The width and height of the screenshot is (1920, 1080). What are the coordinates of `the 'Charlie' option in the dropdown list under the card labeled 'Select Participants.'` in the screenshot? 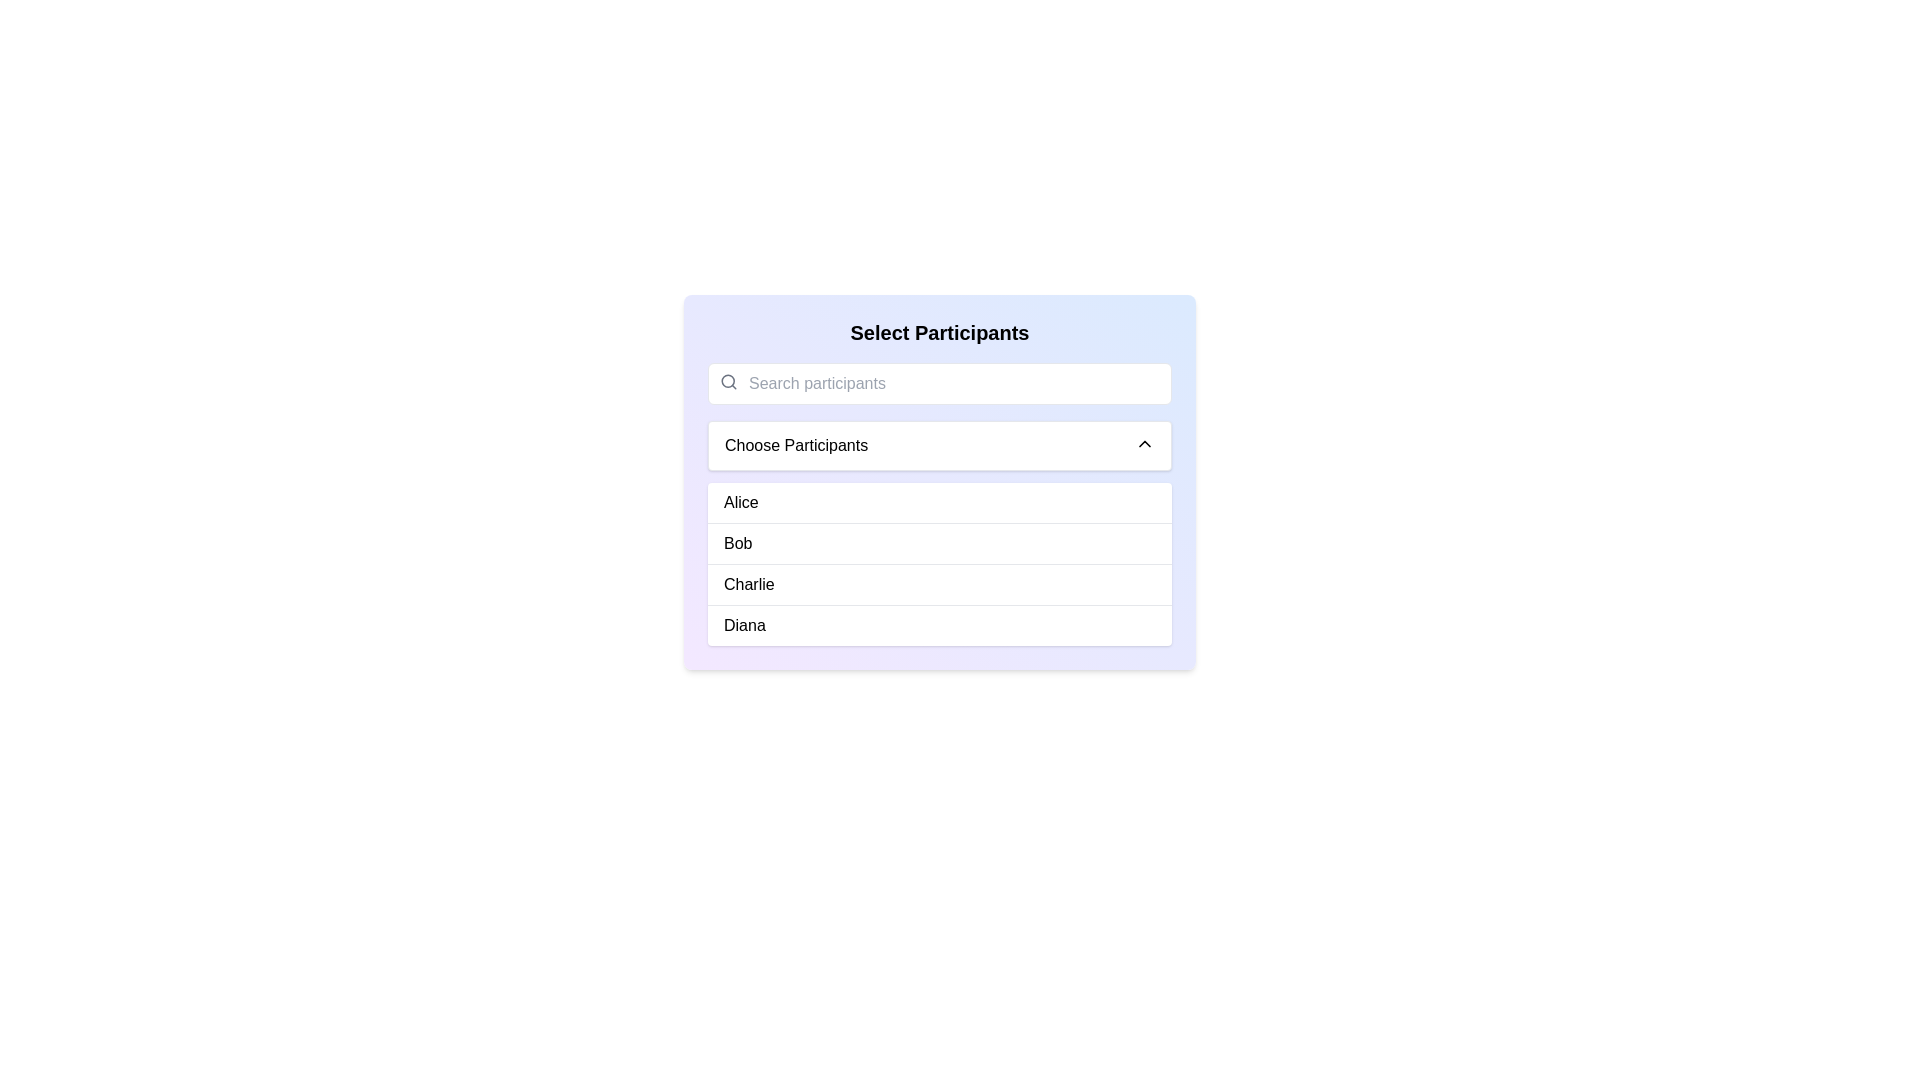 It's located at (748, 585).